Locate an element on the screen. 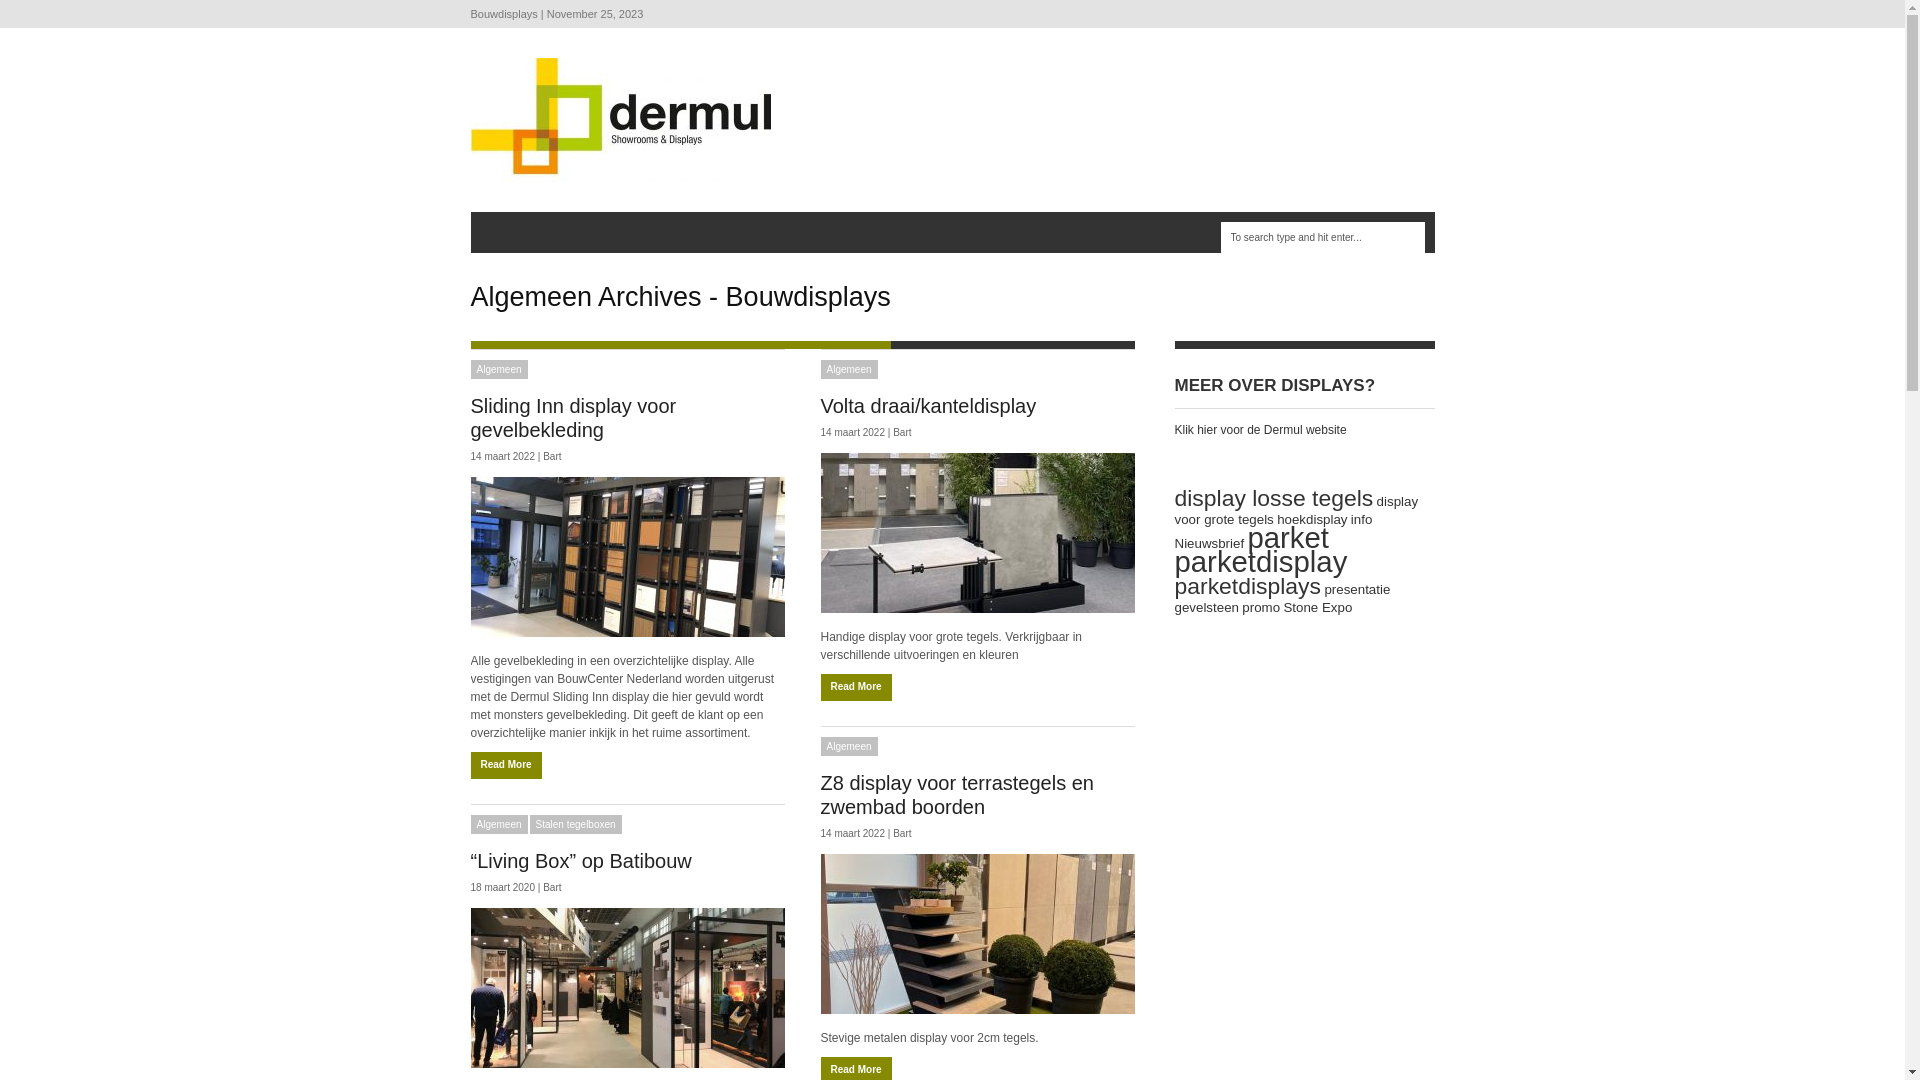 This screenshot has height=1080, width=1920. 'hoekdisplay' is located at coordinates (1311, 518).